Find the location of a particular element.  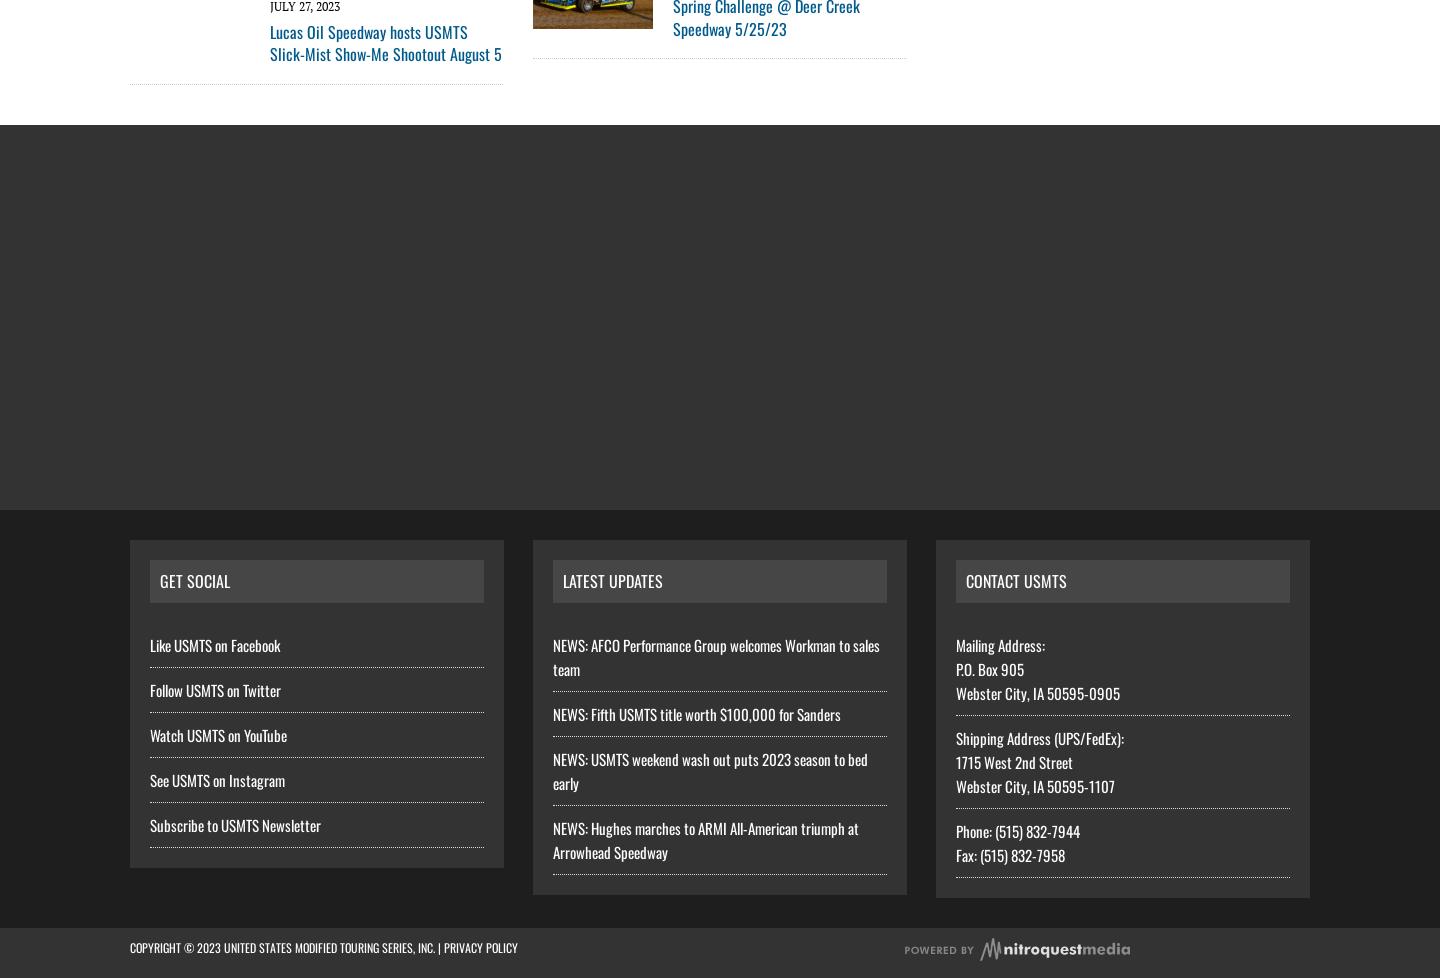

'Mailing Address:' is located at coordinates (999, 644).